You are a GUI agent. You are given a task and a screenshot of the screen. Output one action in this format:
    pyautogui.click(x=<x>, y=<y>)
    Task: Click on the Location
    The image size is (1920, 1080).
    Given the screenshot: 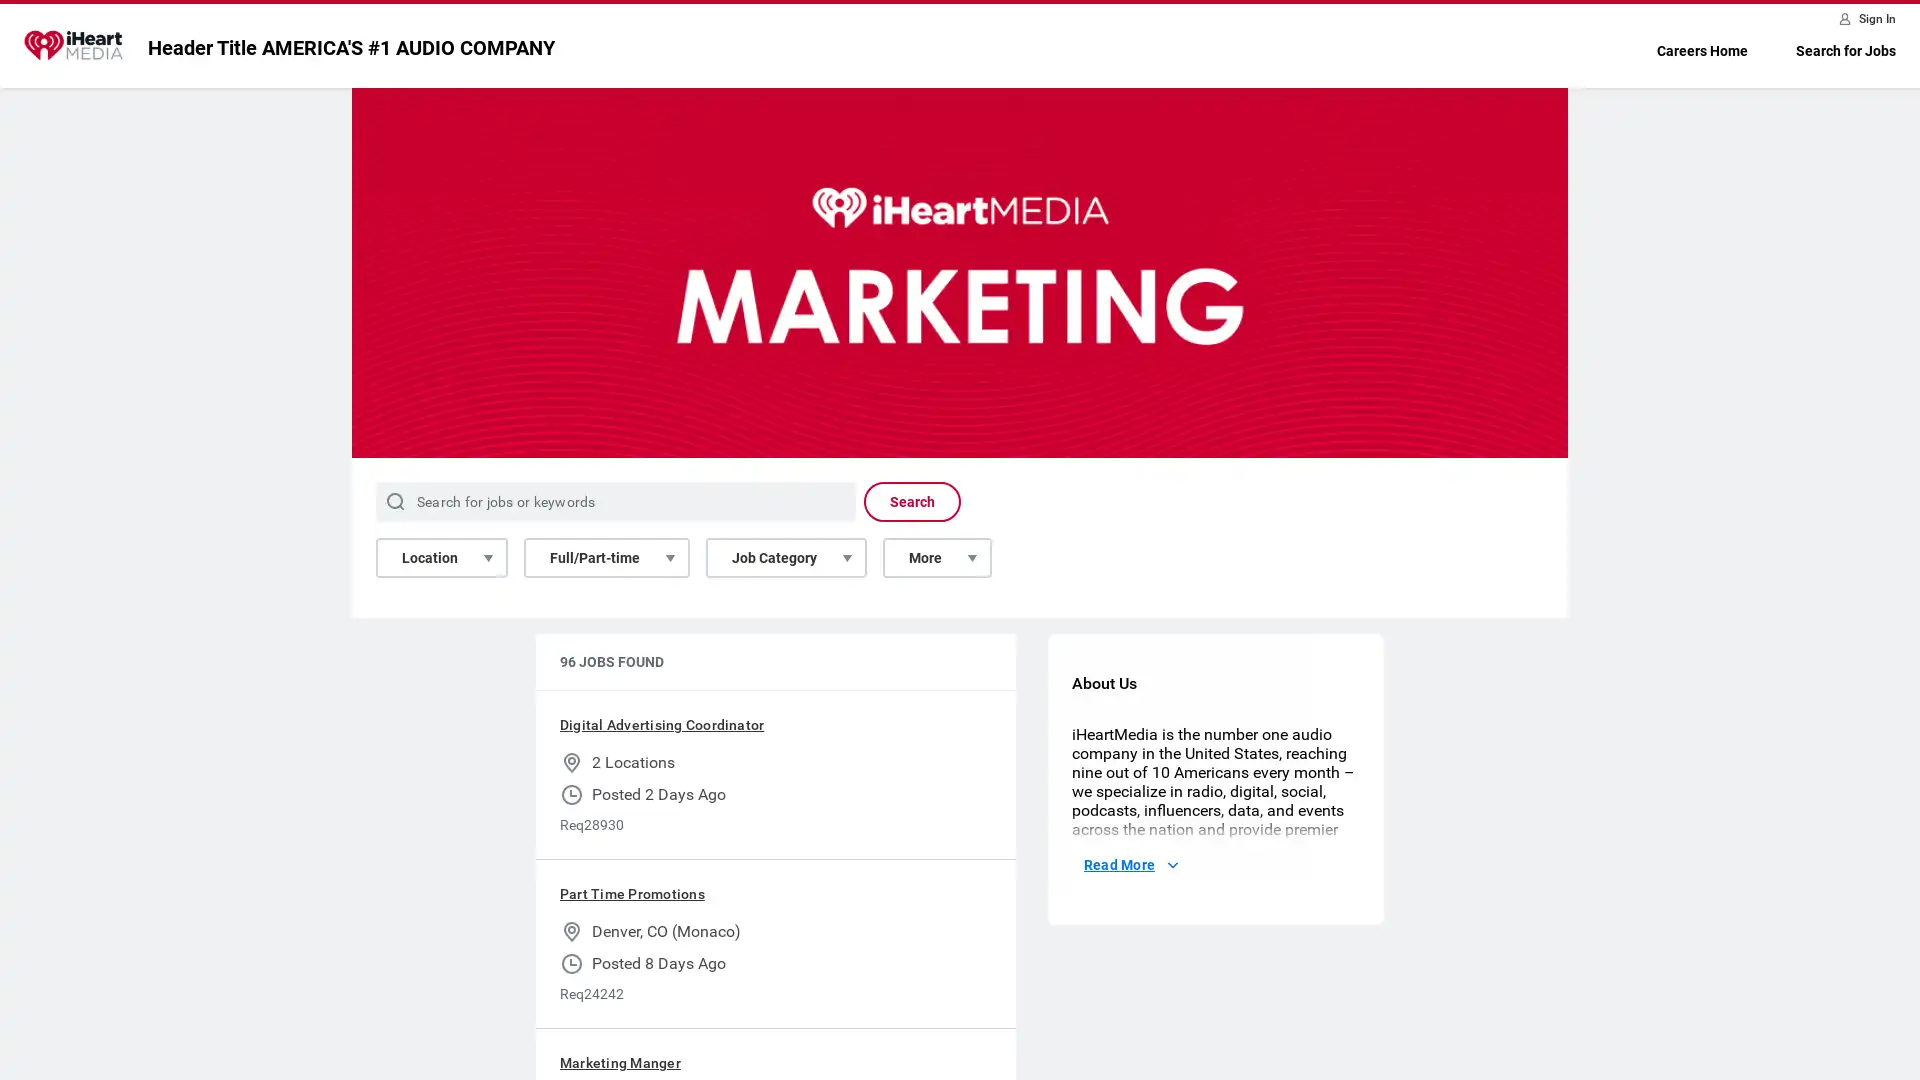 What is the action you would take?
    pyautogui.click(x=440, y=558)
    